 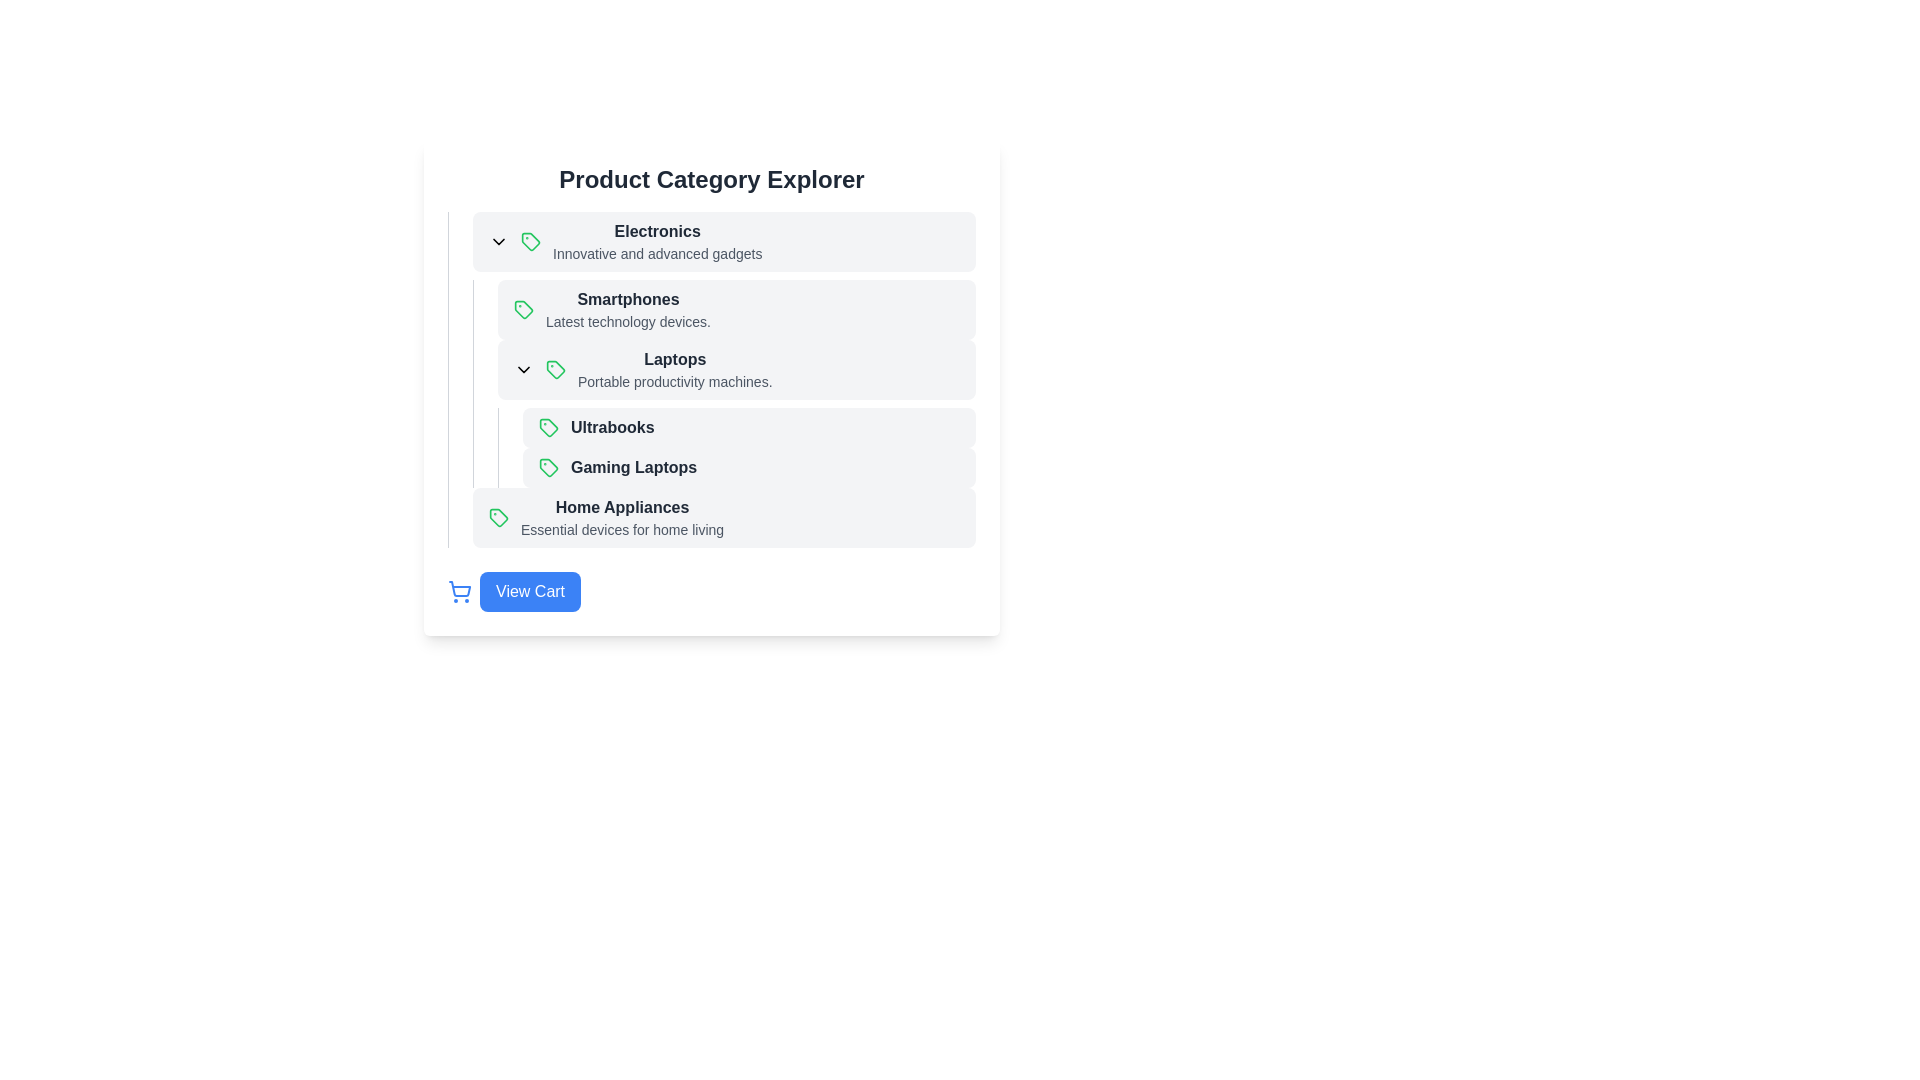 What do you see at coordinates (548, 427) in the screenshot?
I see `the icon that signifies the category or tag related to 'Ultrabooks', which is the first graphical element to the left of the text 'Ultrabooks'` at bounding box center [548, 427].